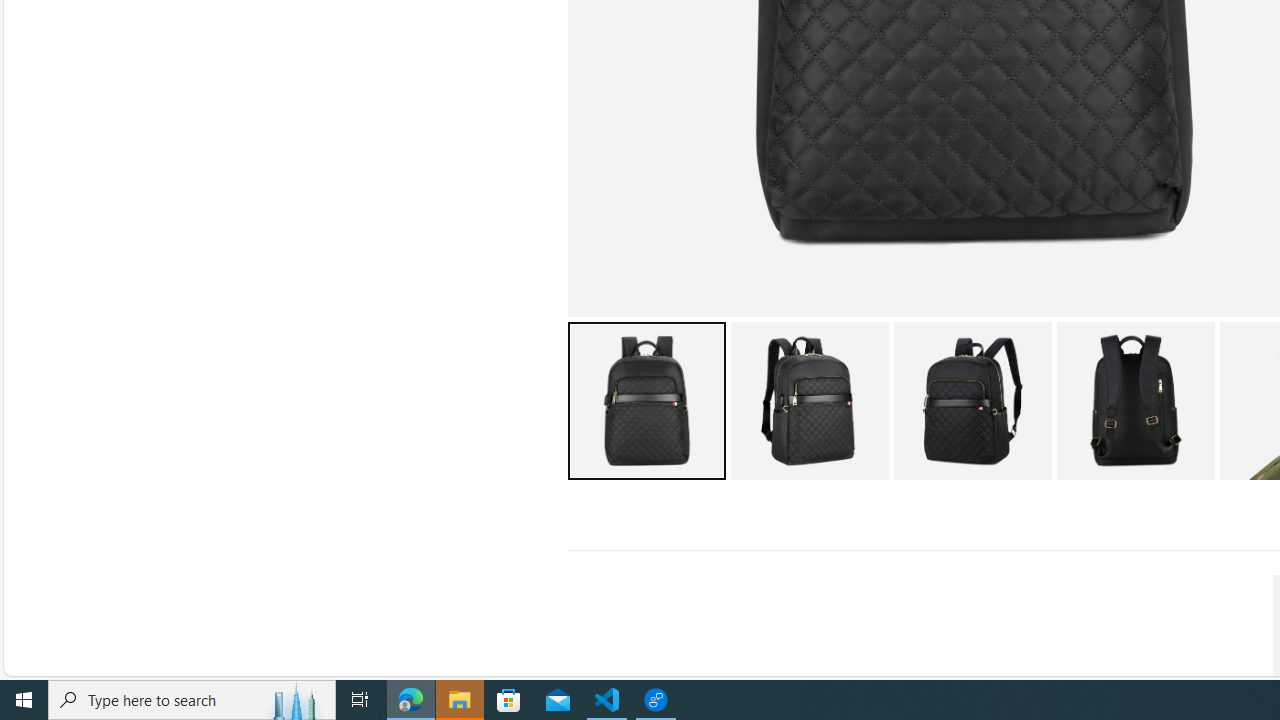  I want to click on 'File Explorer - 1 running window', so click(459, 698).